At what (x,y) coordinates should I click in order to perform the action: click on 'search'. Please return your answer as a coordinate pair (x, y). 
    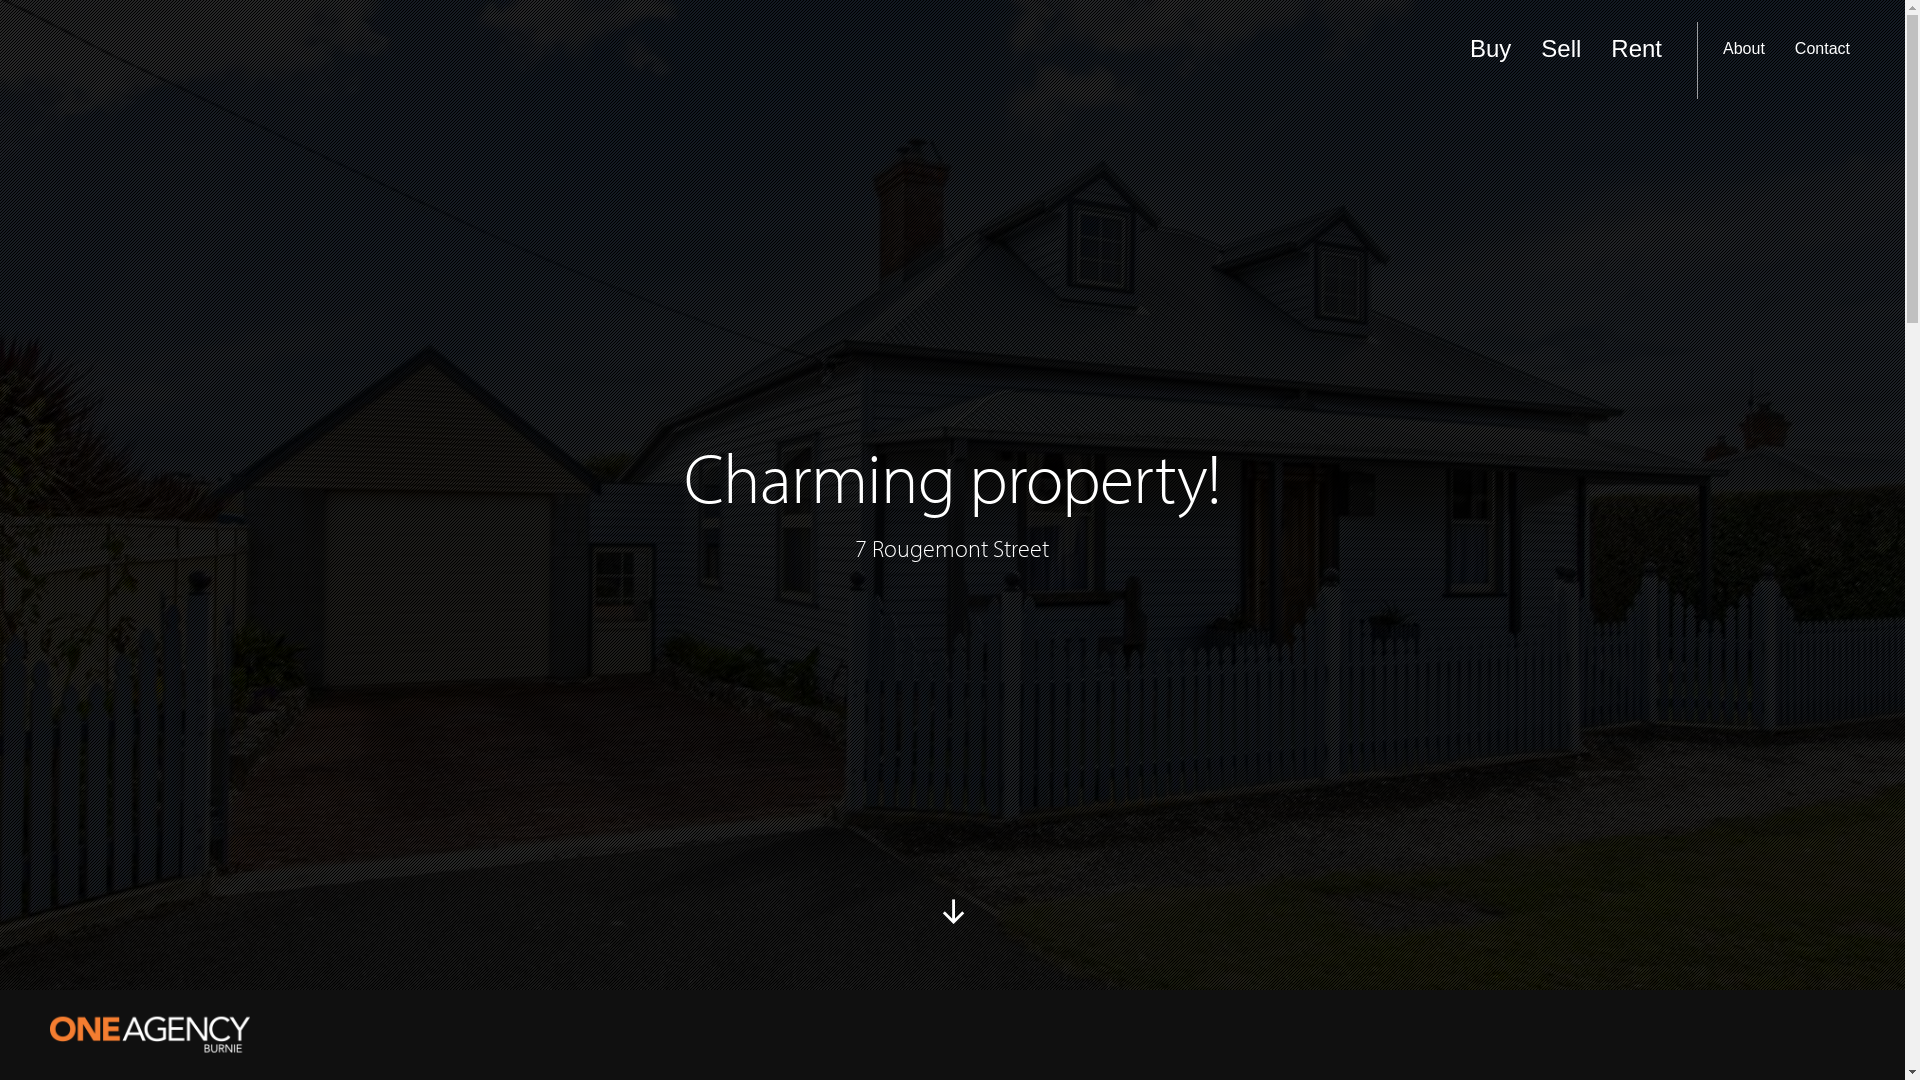
    Looking at the image, I should click on (1809, 45).